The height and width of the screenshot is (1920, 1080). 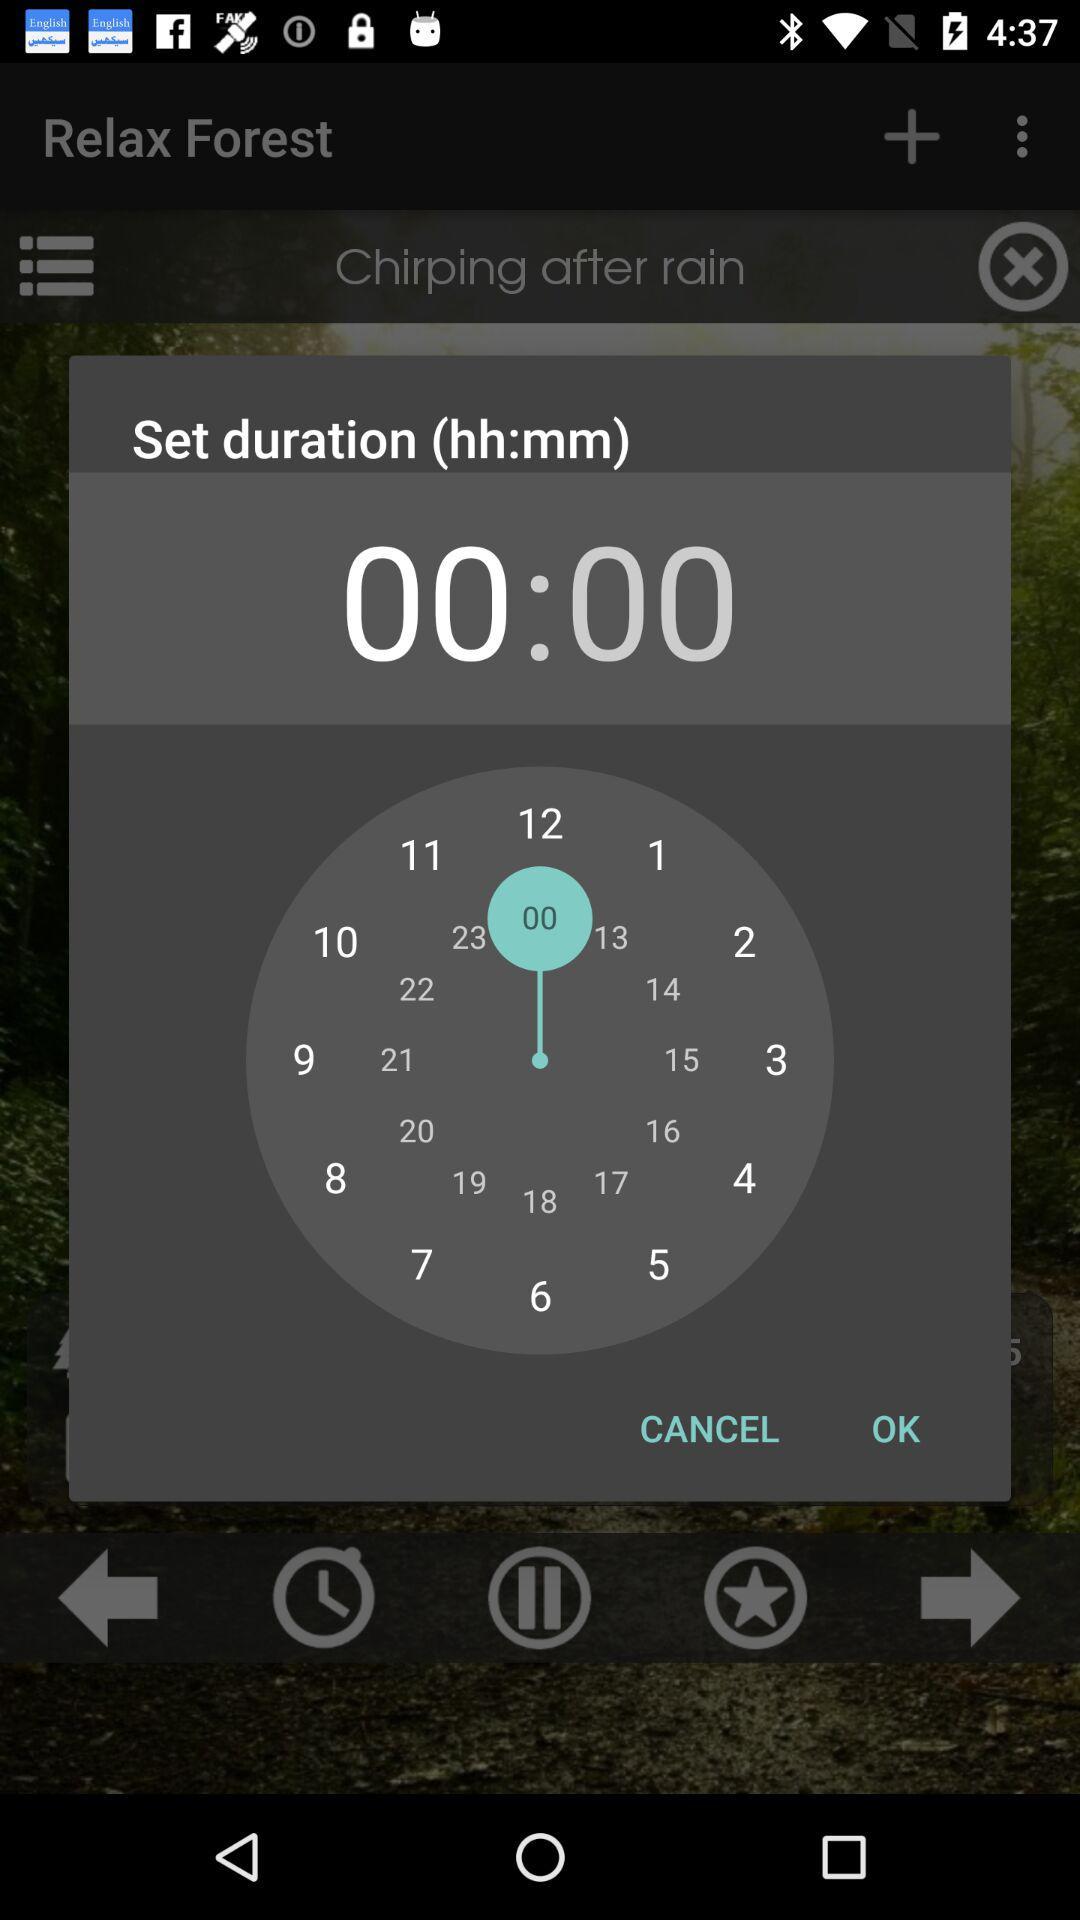 I want to click on button next to ok item, so click(x=708, y=1427).